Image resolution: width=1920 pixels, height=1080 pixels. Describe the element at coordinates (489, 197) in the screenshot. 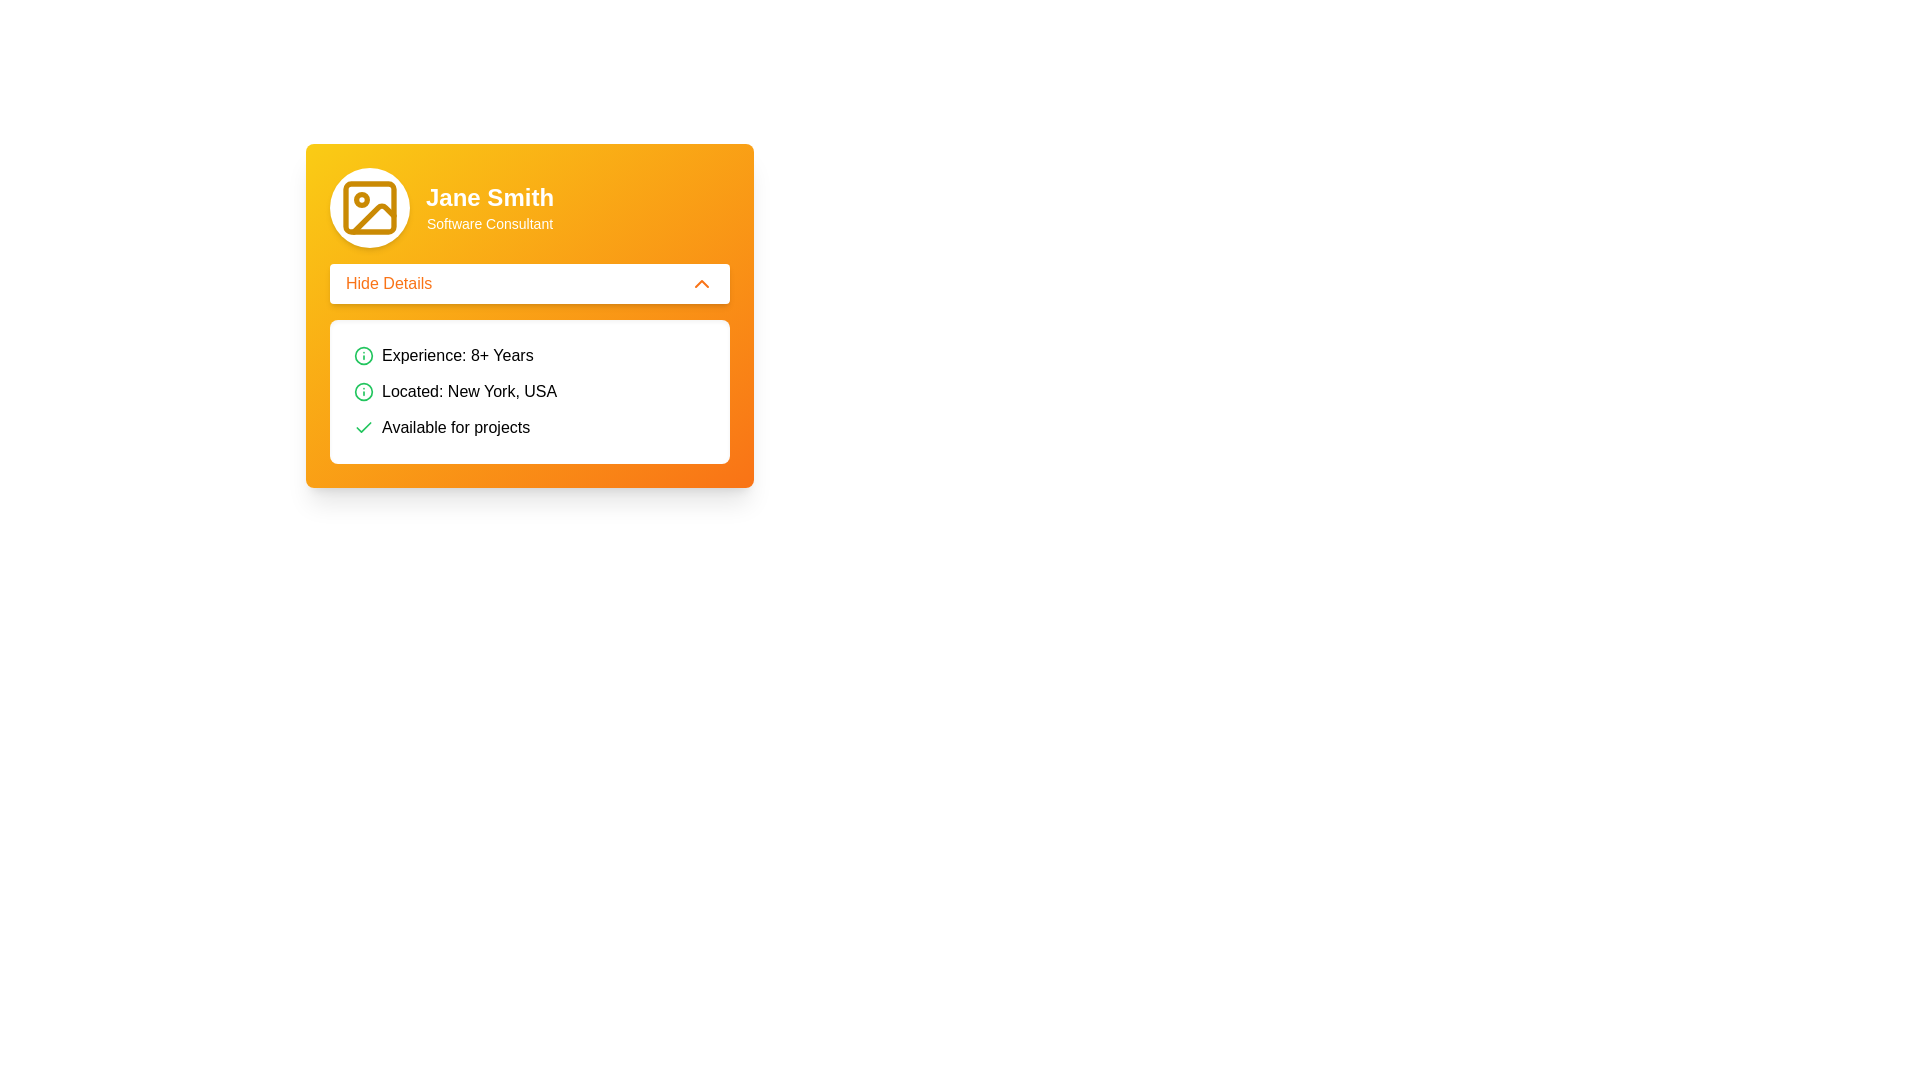

I see `the Text Label displaying the individual's name, which is positioned above the subtitle 'Software Consultant' in the profile section` at that location.